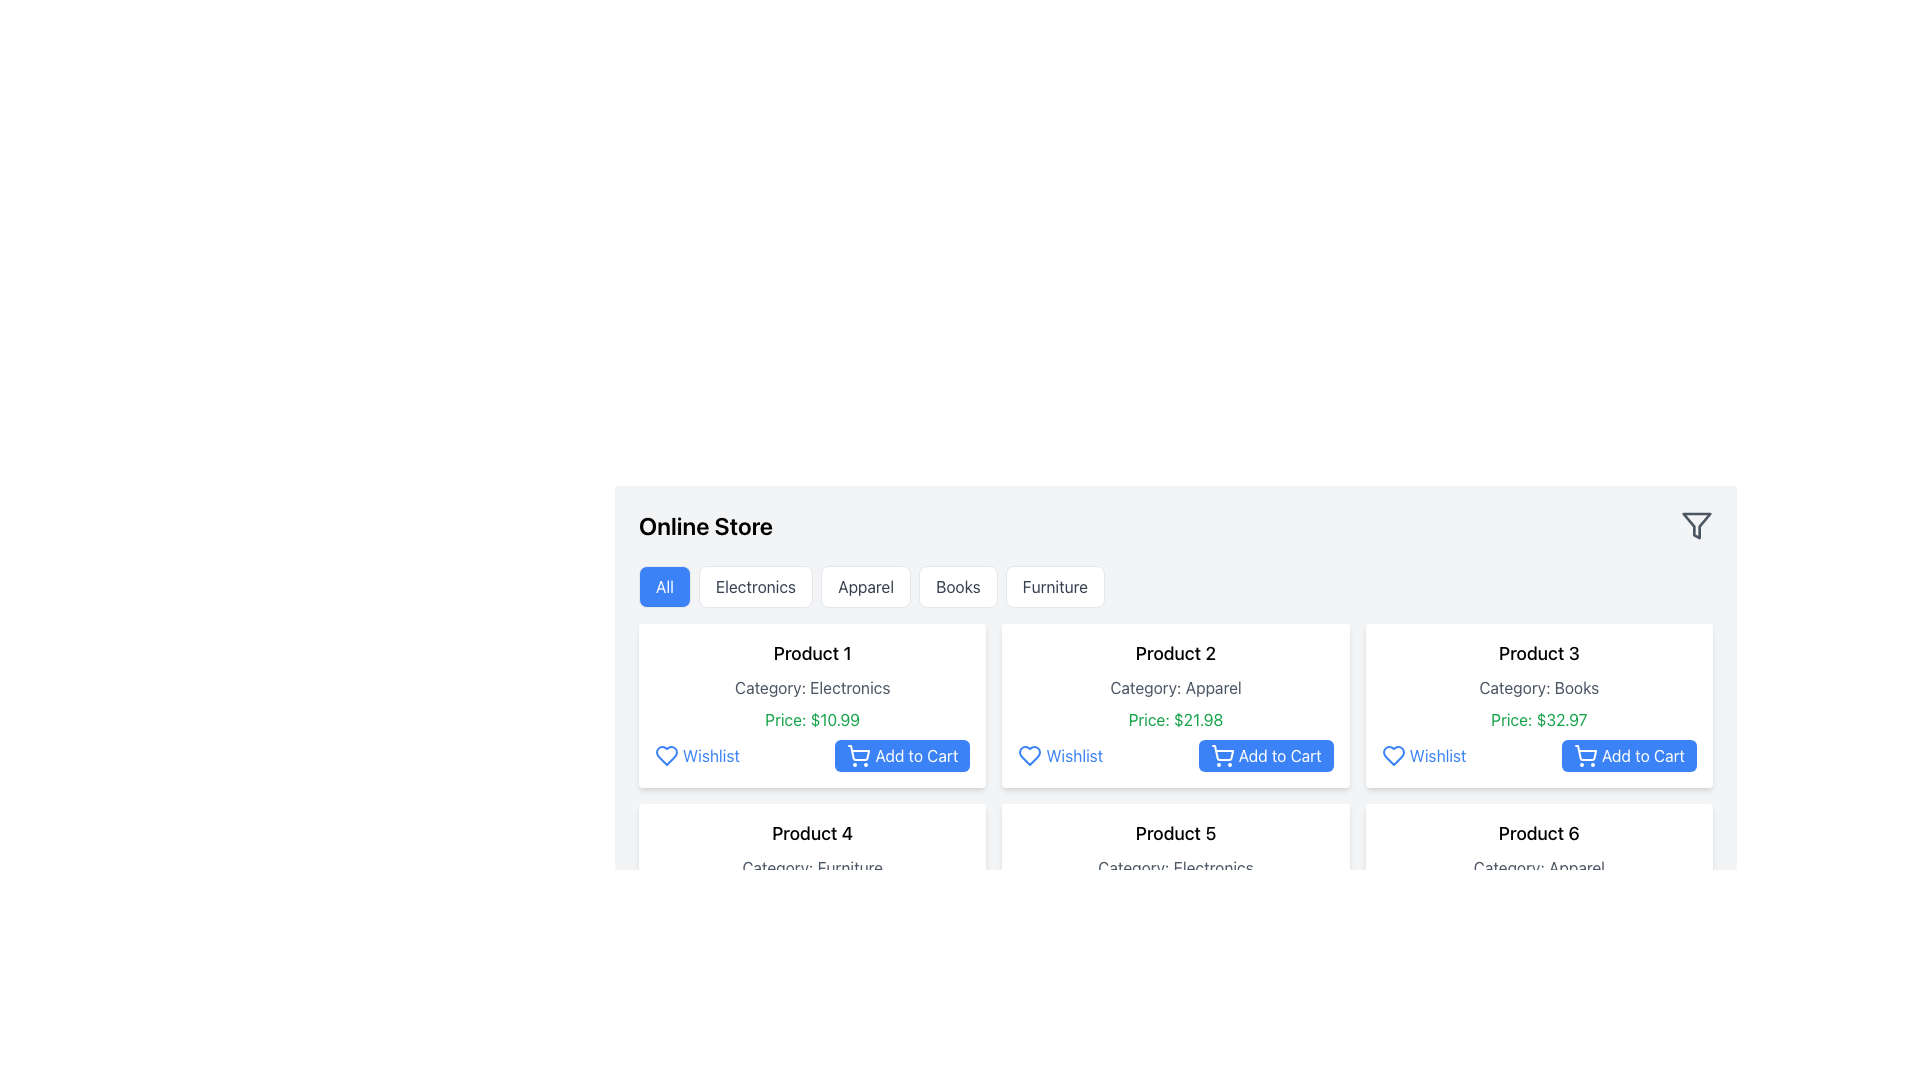 This screenshot has width=1920, height=1080. What do you see at coordinates (1176, 885) in the screenshot?
I see `the fifth product card in the grid layout` at bounding box center [1176, 885].